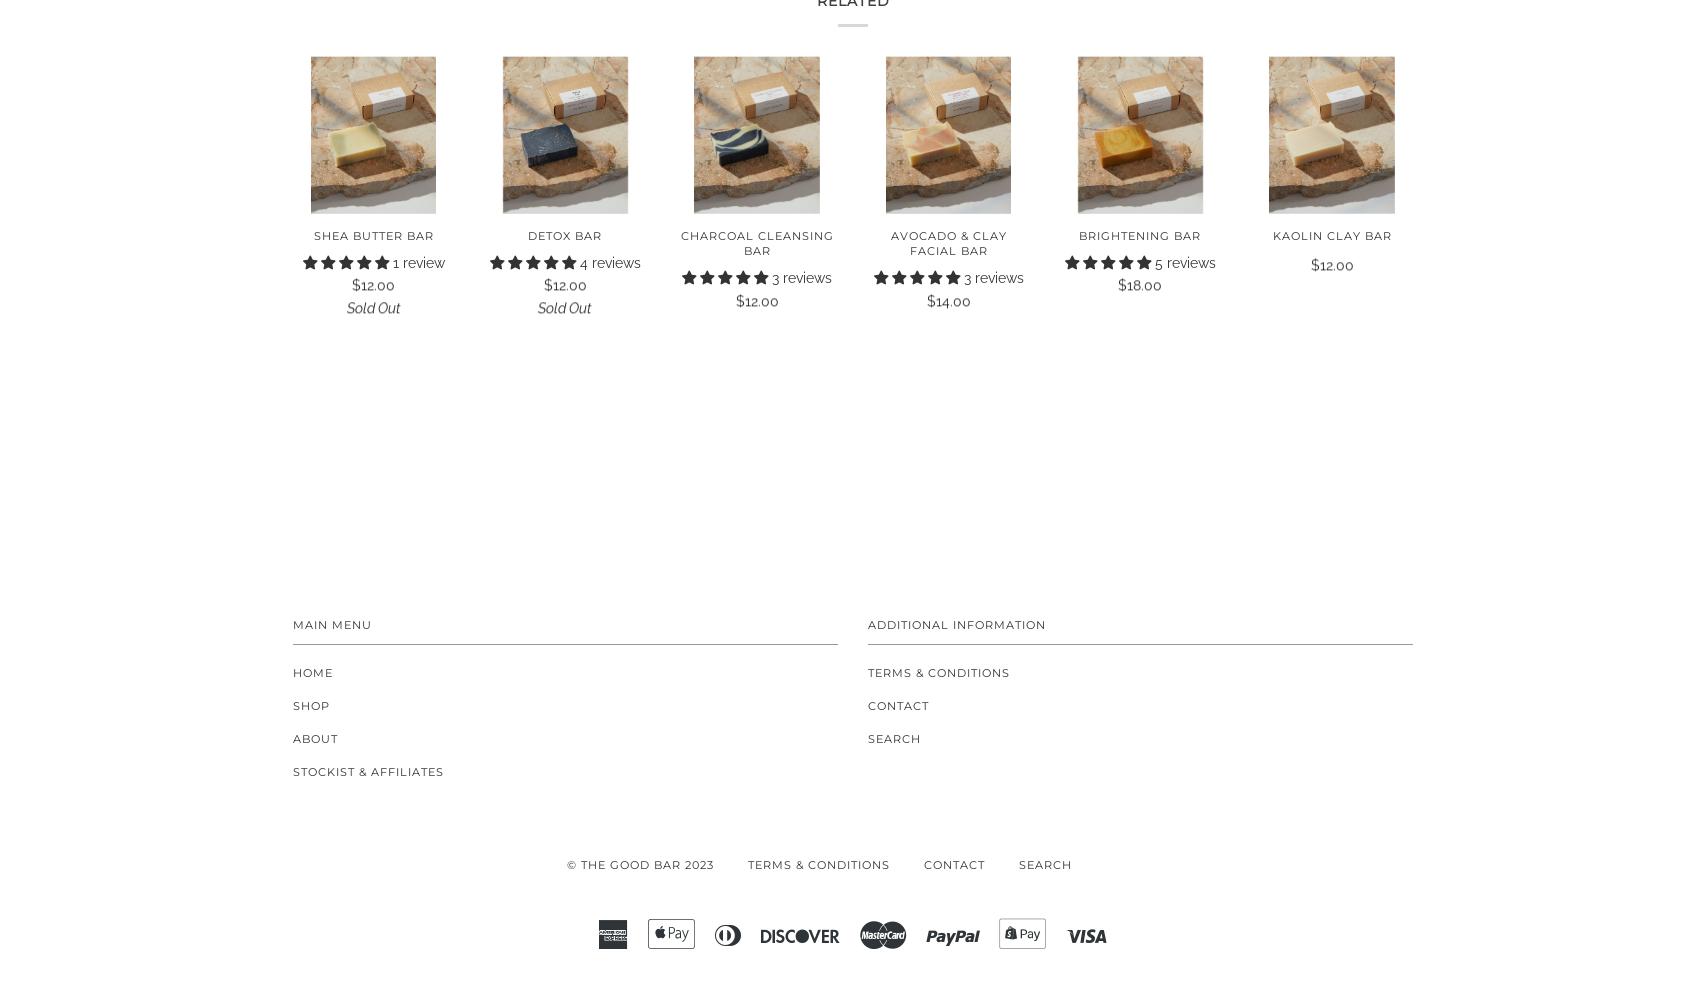 The image size is (1706, 982). Describe the element at coordinates (608, 261) in the screenshot. I see `'4 reviews'` at that location.